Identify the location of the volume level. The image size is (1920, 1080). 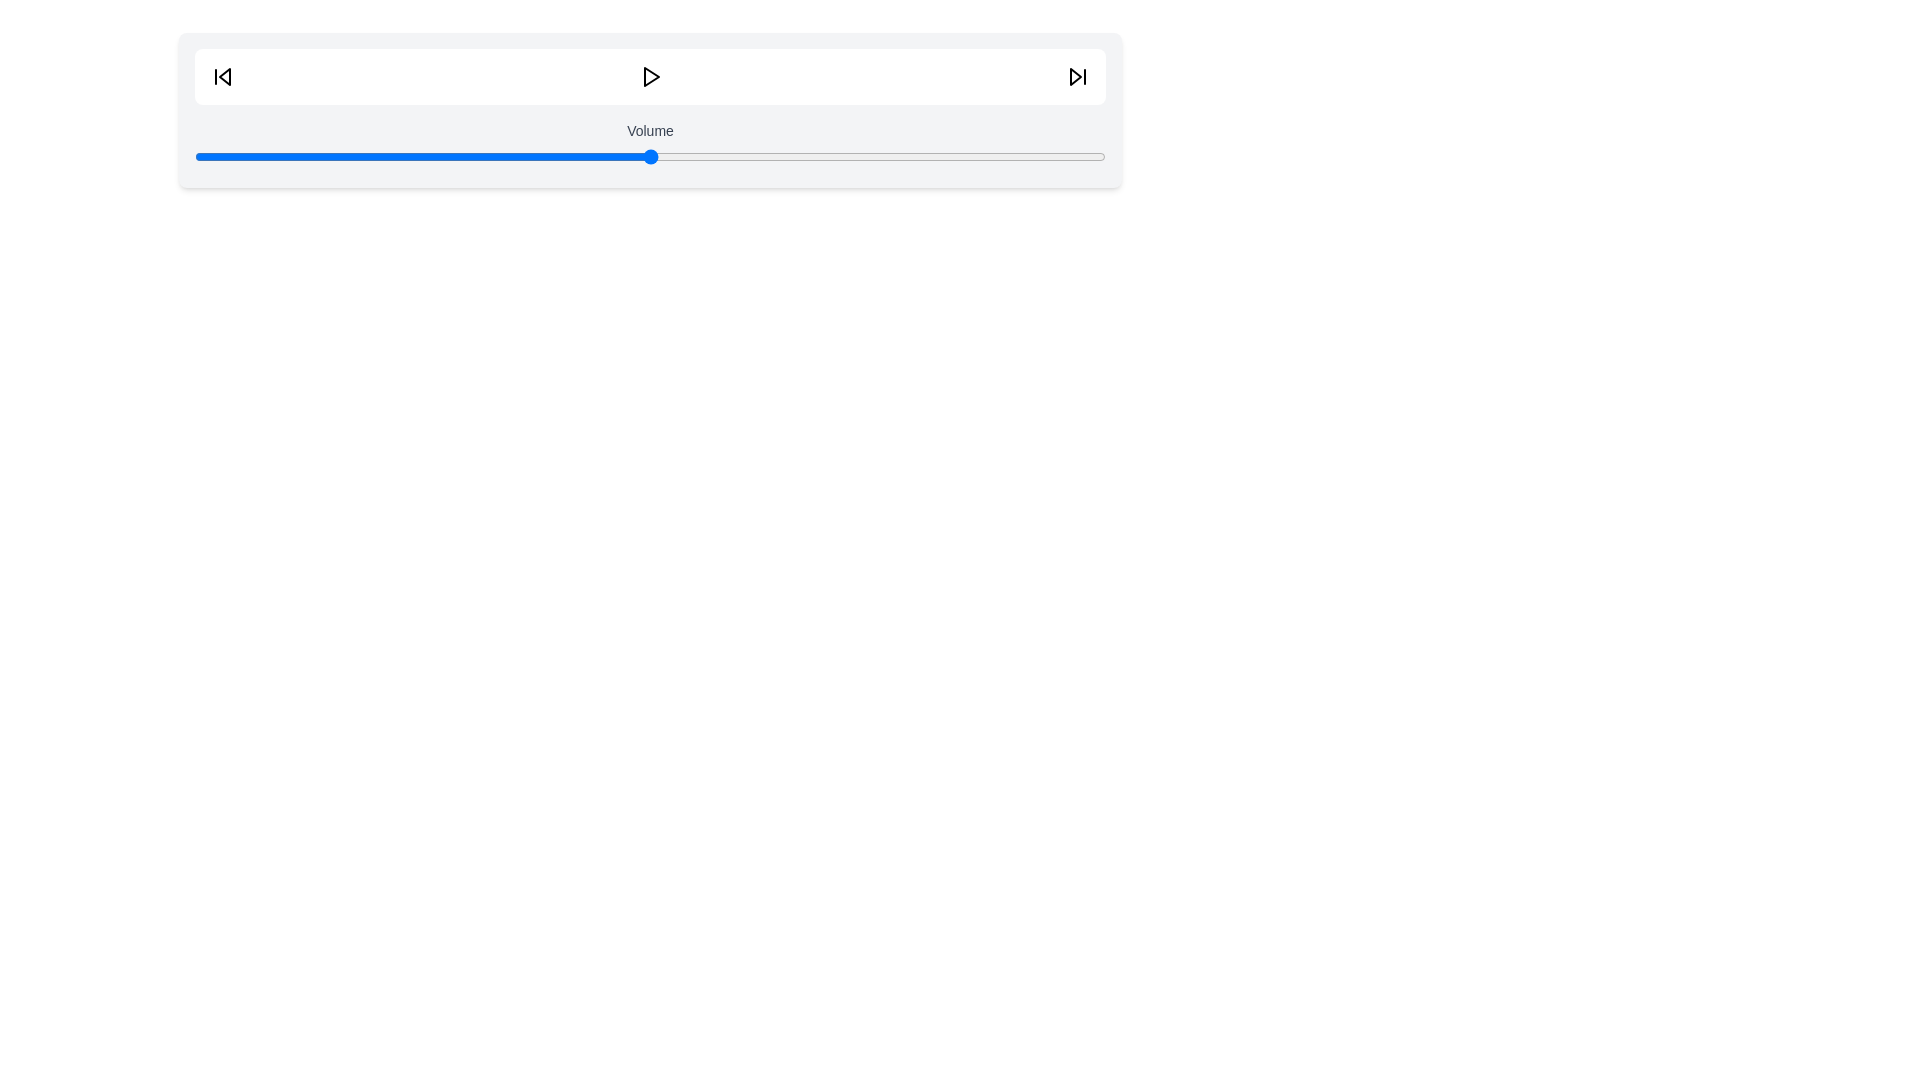
(349, 156).